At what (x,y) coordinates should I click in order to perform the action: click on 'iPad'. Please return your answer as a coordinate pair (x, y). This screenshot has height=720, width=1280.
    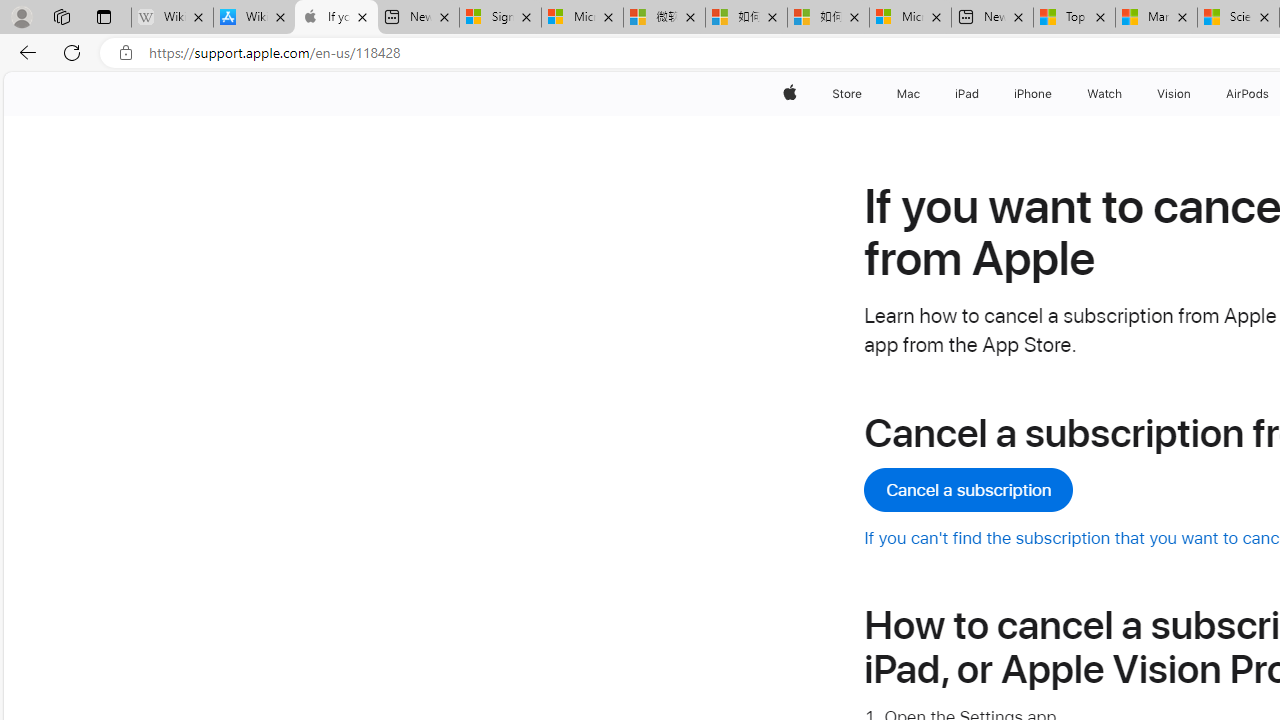
    Looking at the image, I should click on (966, 93).